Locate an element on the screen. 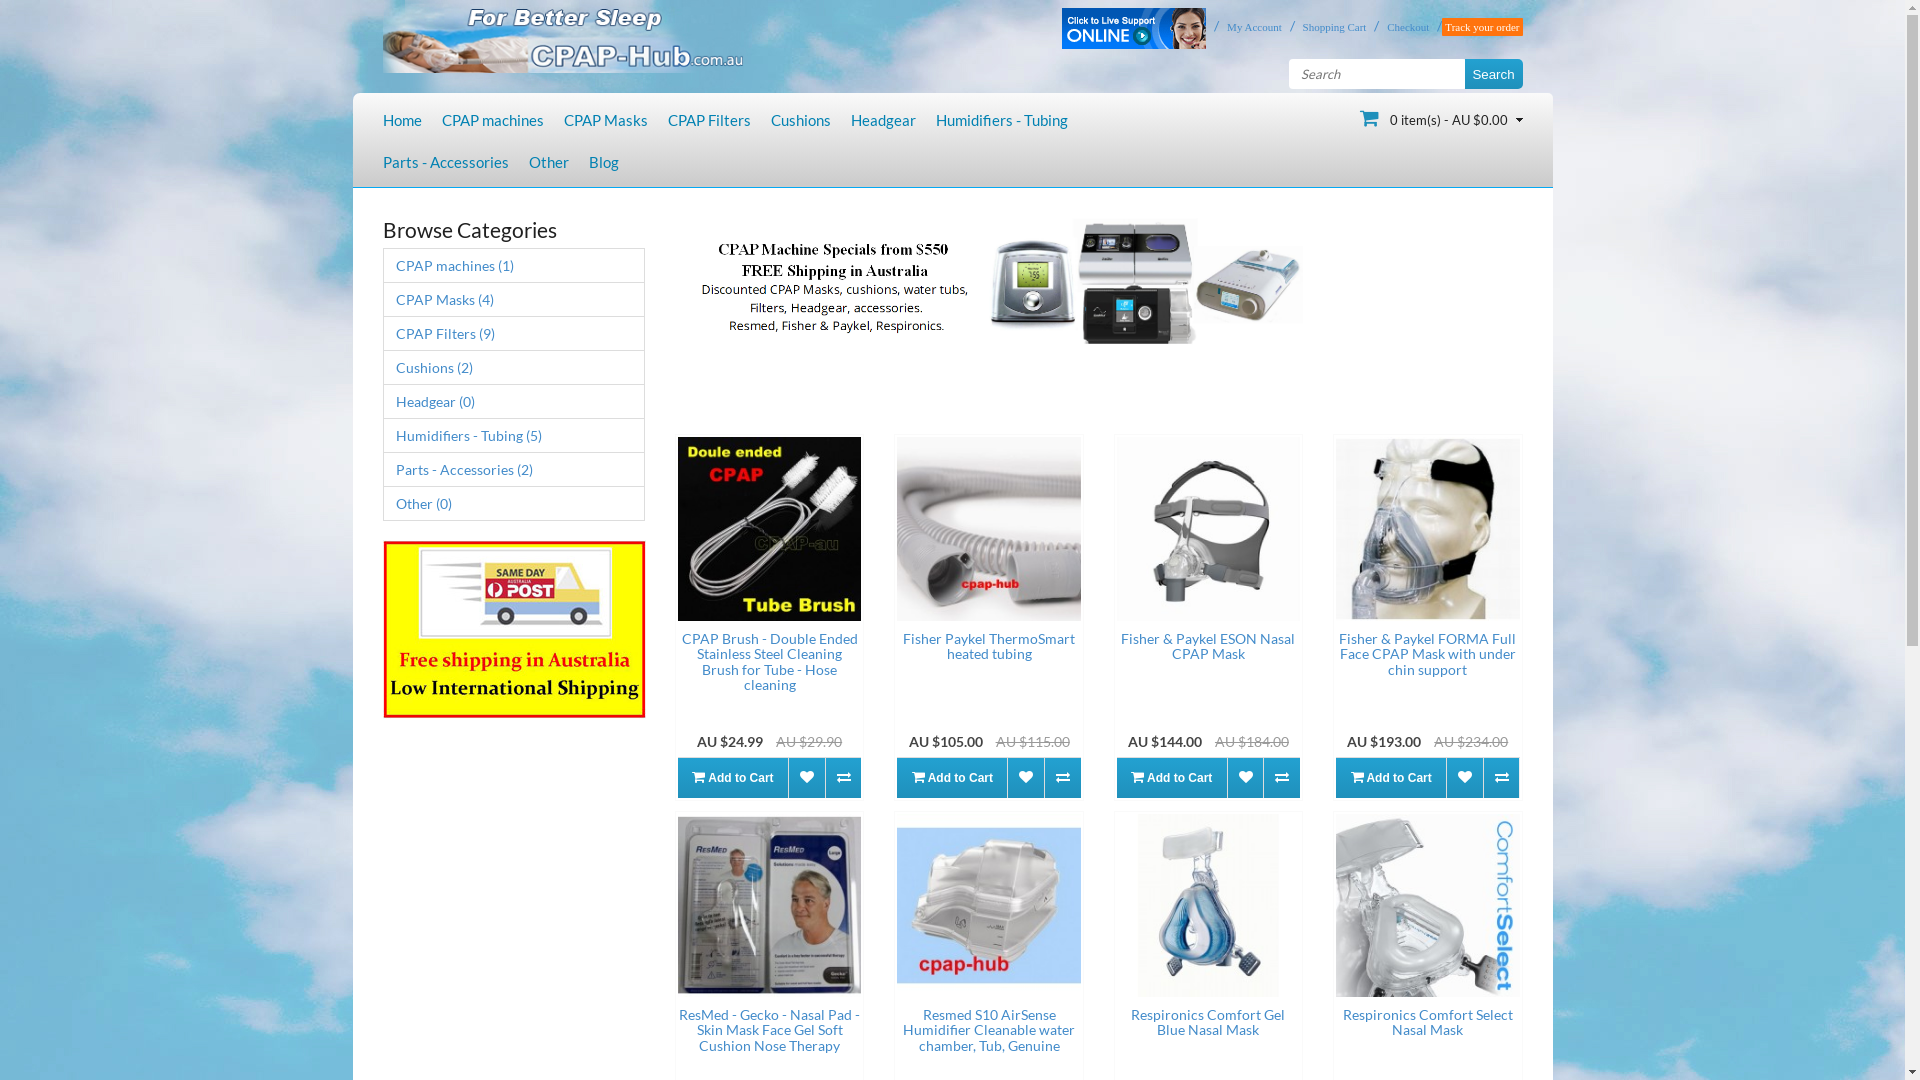  '0 item(s) - AU $0.00' is located at coordinates (1441, 118).